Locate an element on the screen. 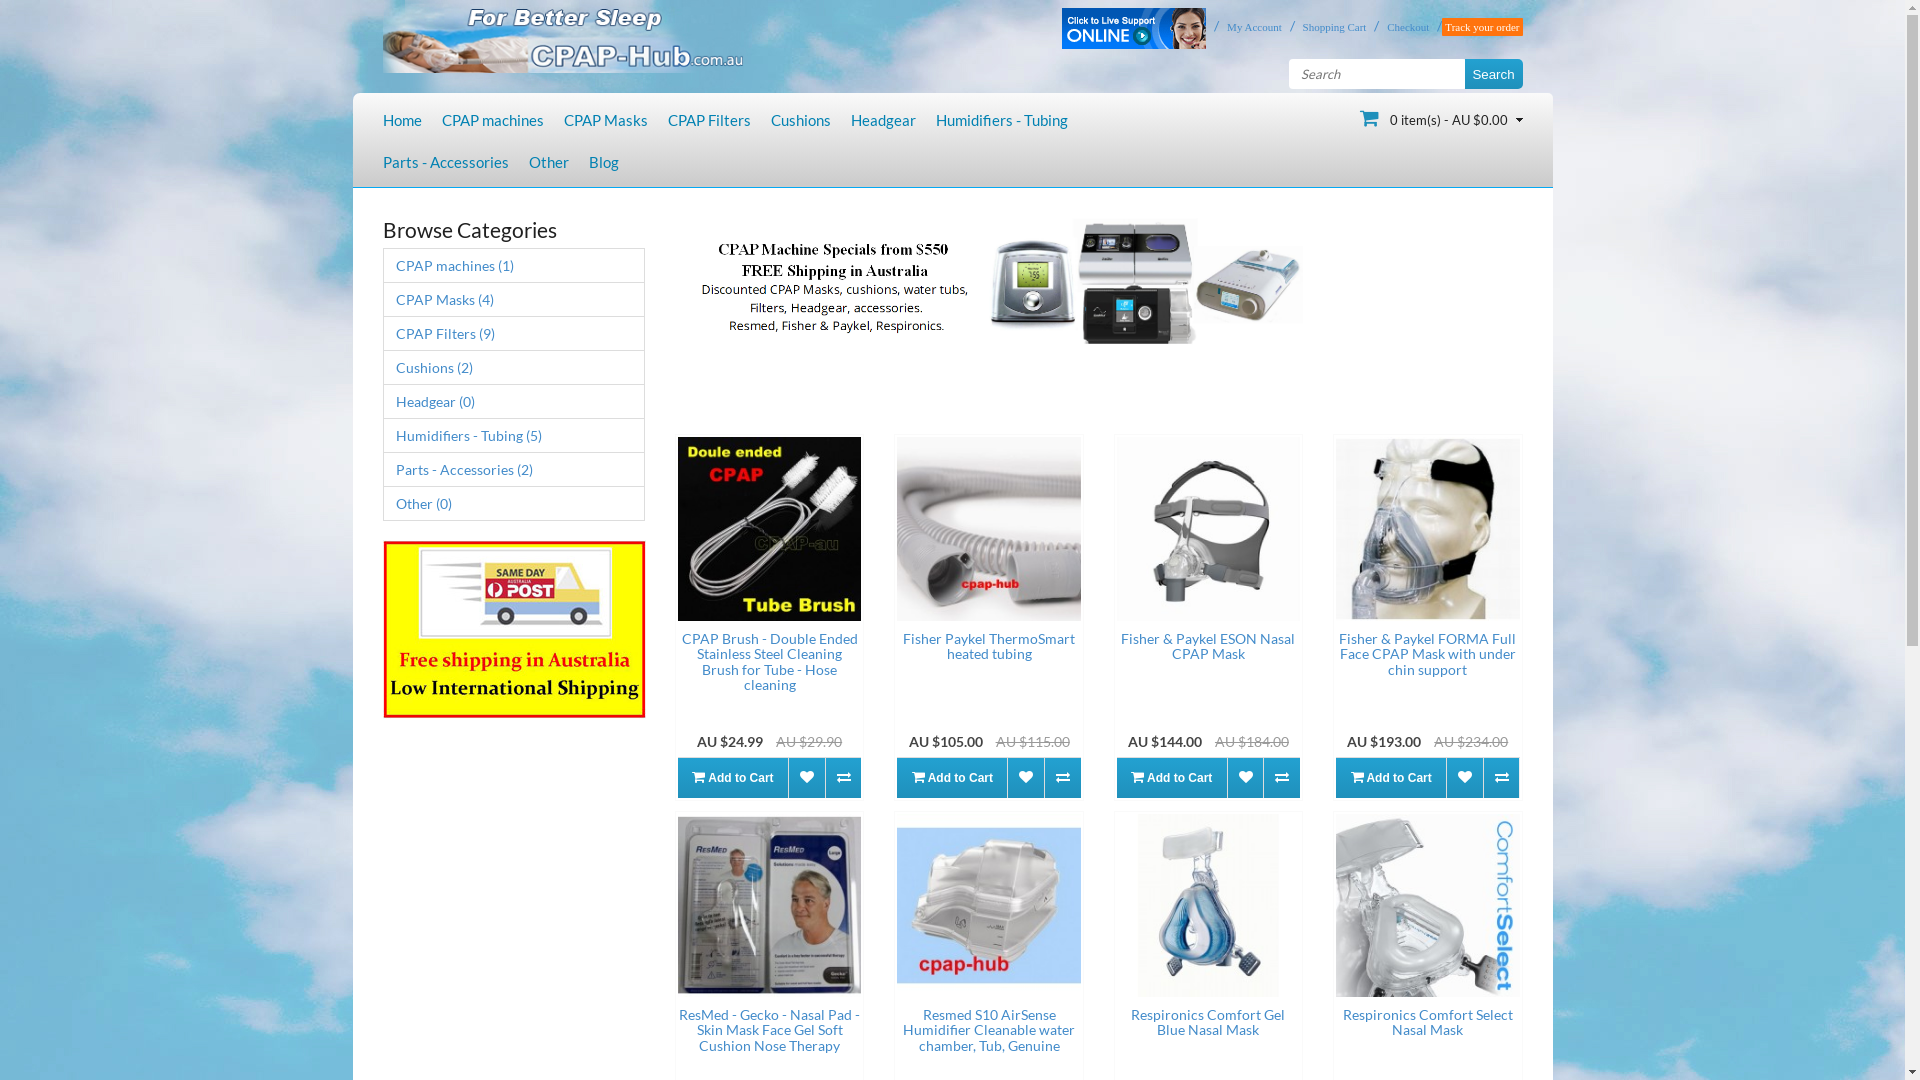  '0 item(s) - AU $0.00' is located at coordinates (1441, 118).